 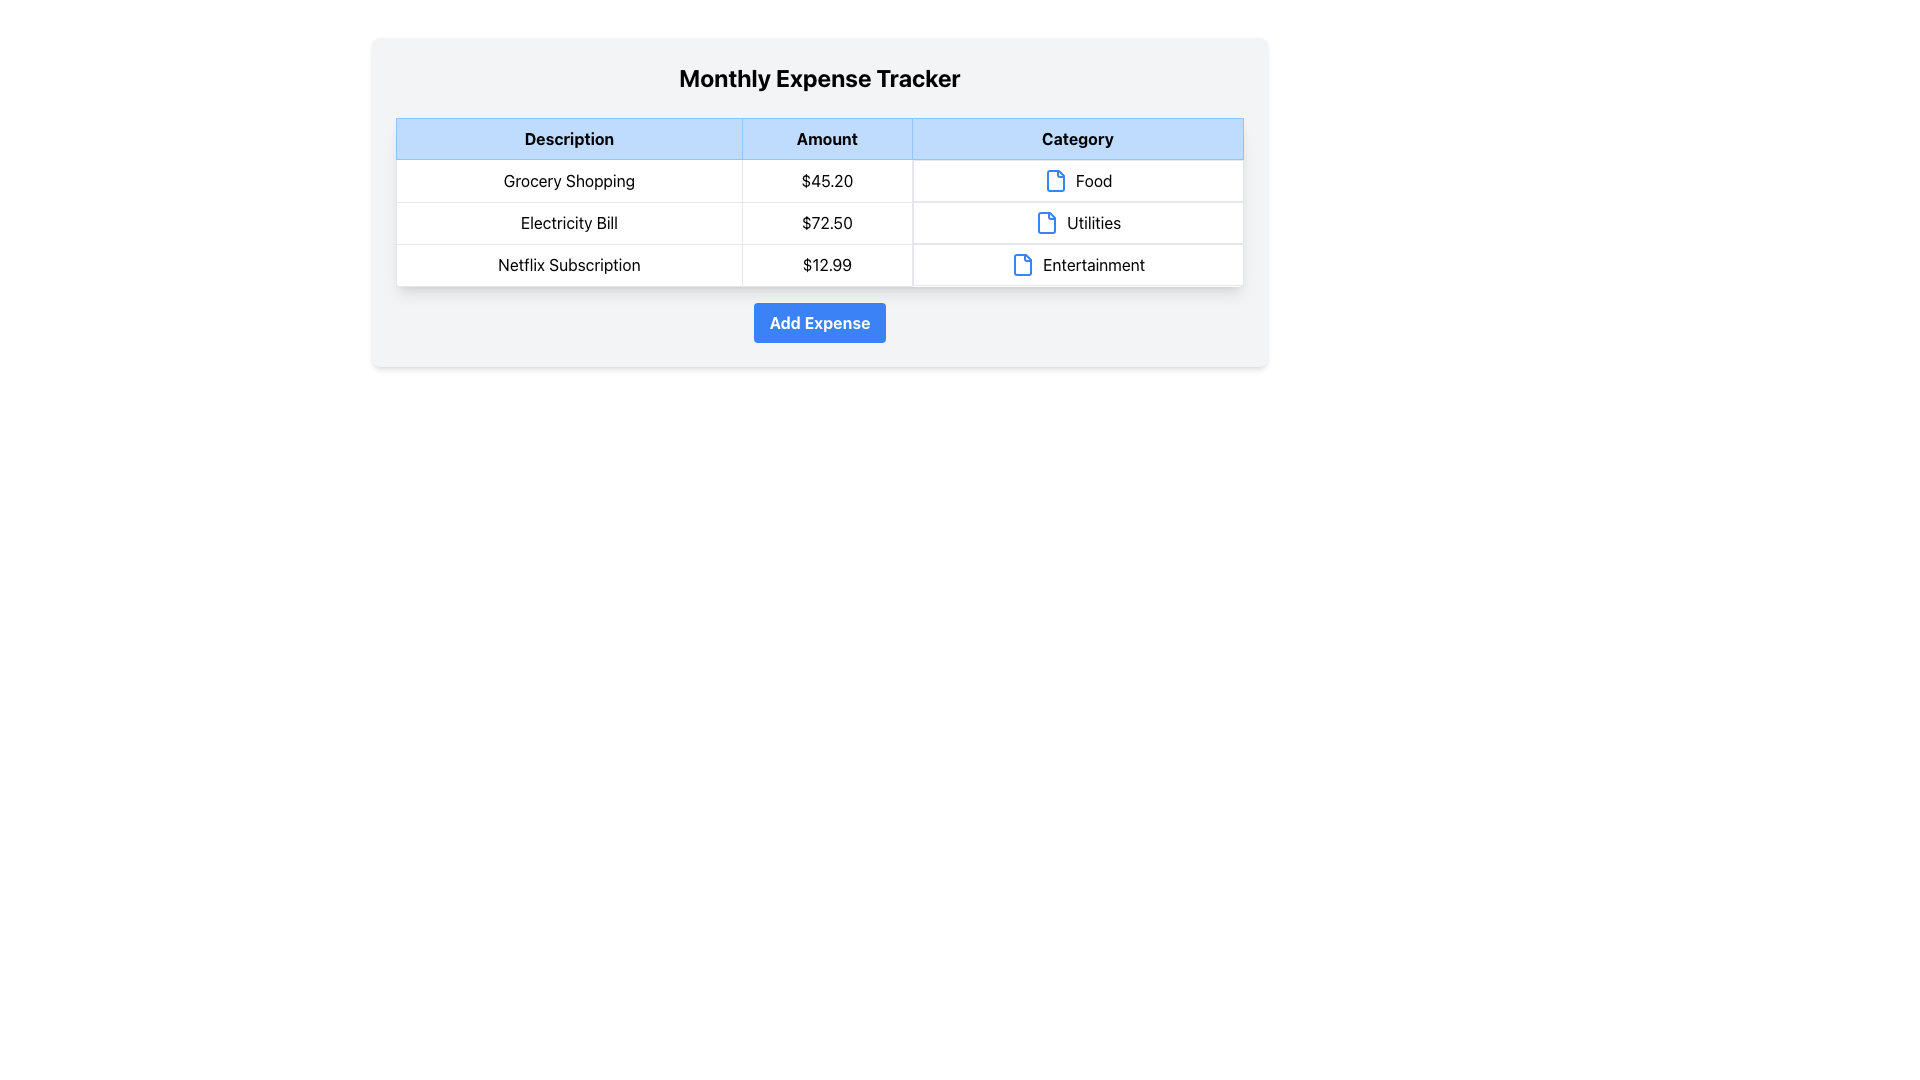 What do you see at coordinates (820, 223) in the screenshot?
I see `the second row of the 'Monthly Expense Tracker' table, which describes the 'Electricity Bill' expense for further actions or details` at bounding box center [820, 223].